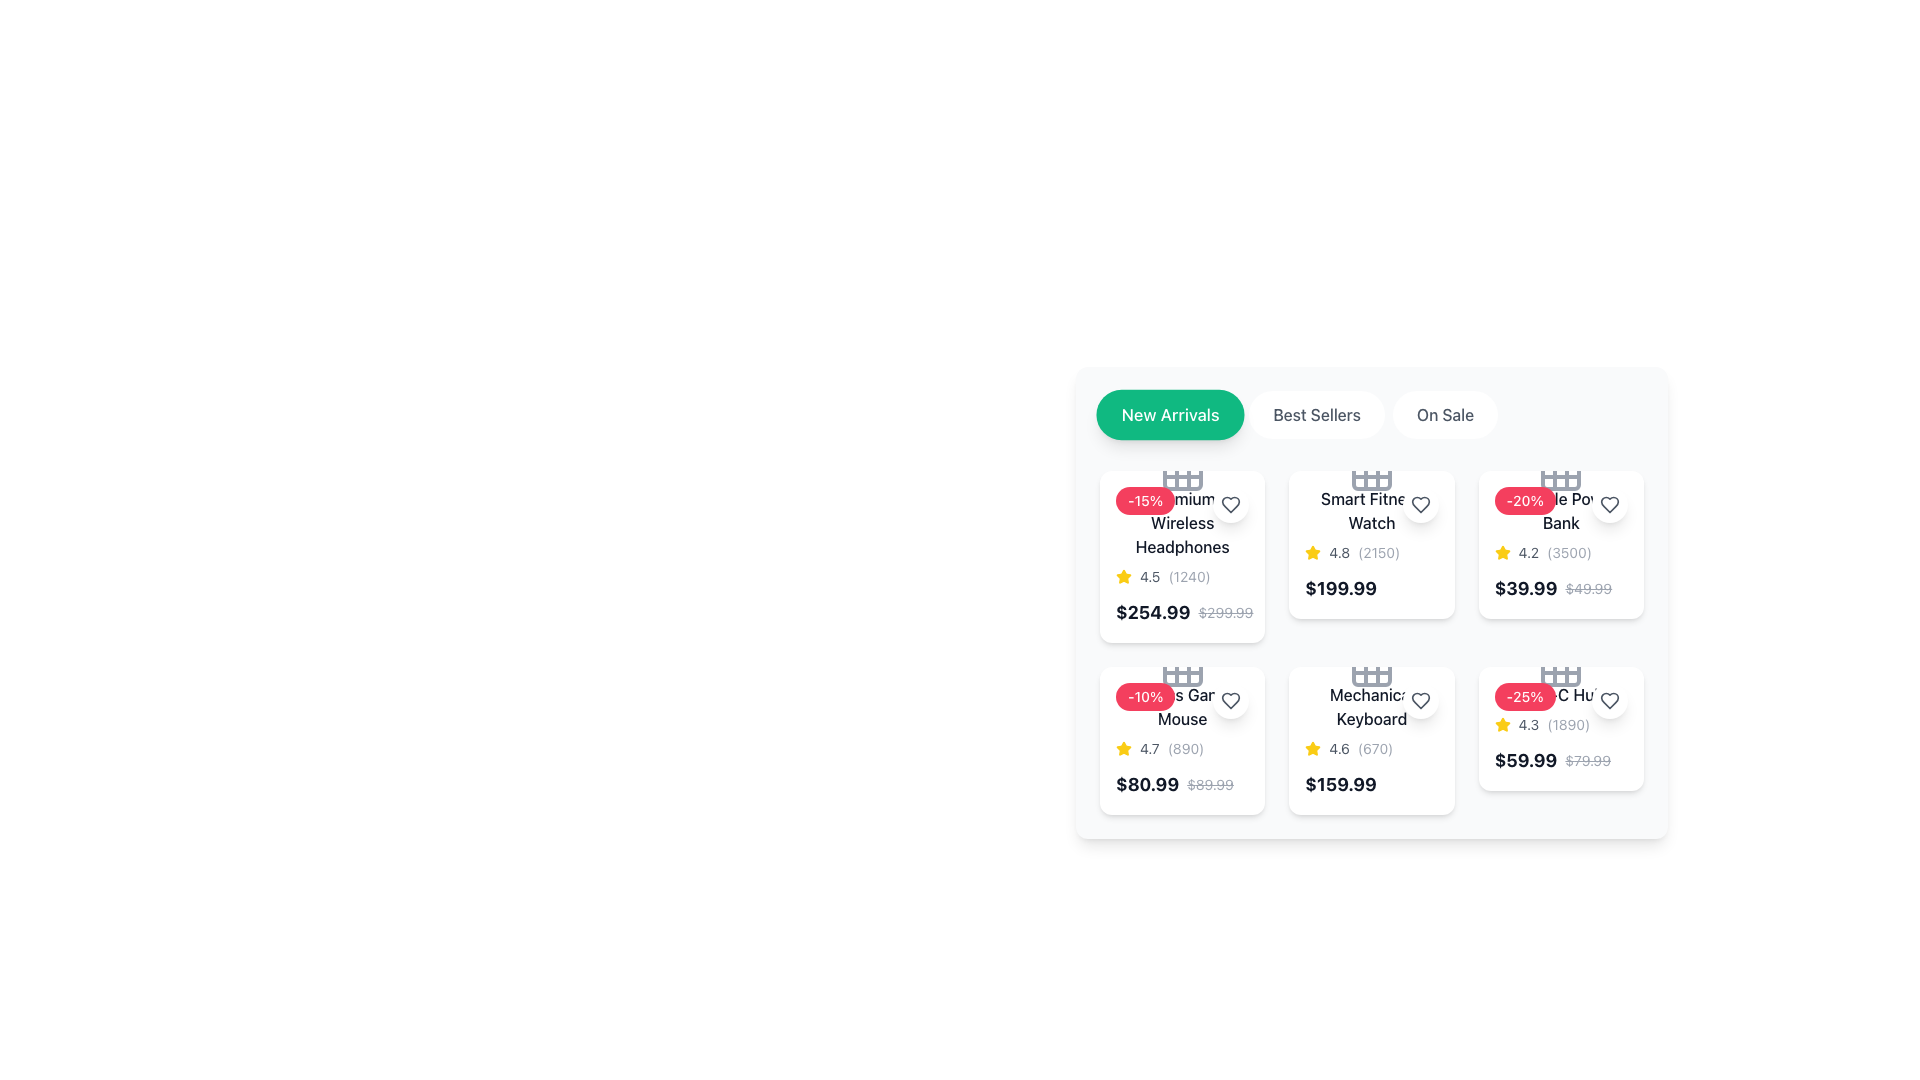  What do you see at coordinates (1313, 748) in the screenshot?
I see `the star-shaped icon with a yellow fill and border, located in the product rating section next to the numeric rating '4.6'` at bounding box center [1313, 748].